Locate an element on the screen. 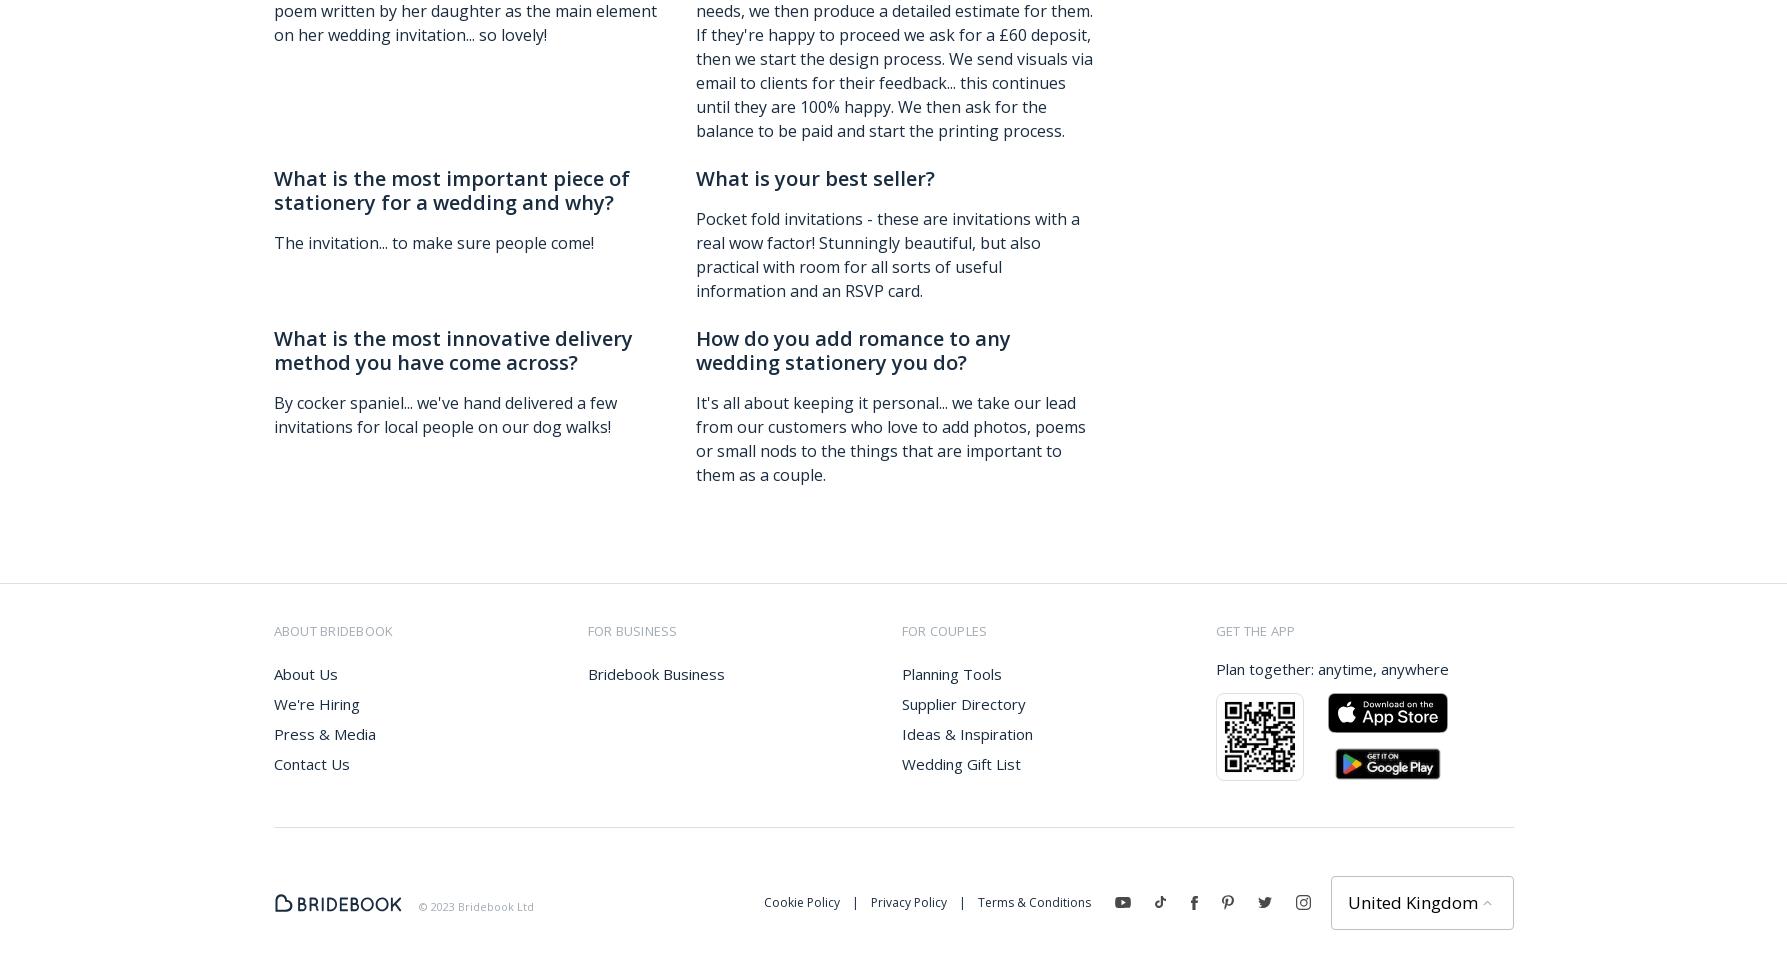 This screenshot has width=1787, height=976. 'We're Hiring' is located at coordinates (272, 702).